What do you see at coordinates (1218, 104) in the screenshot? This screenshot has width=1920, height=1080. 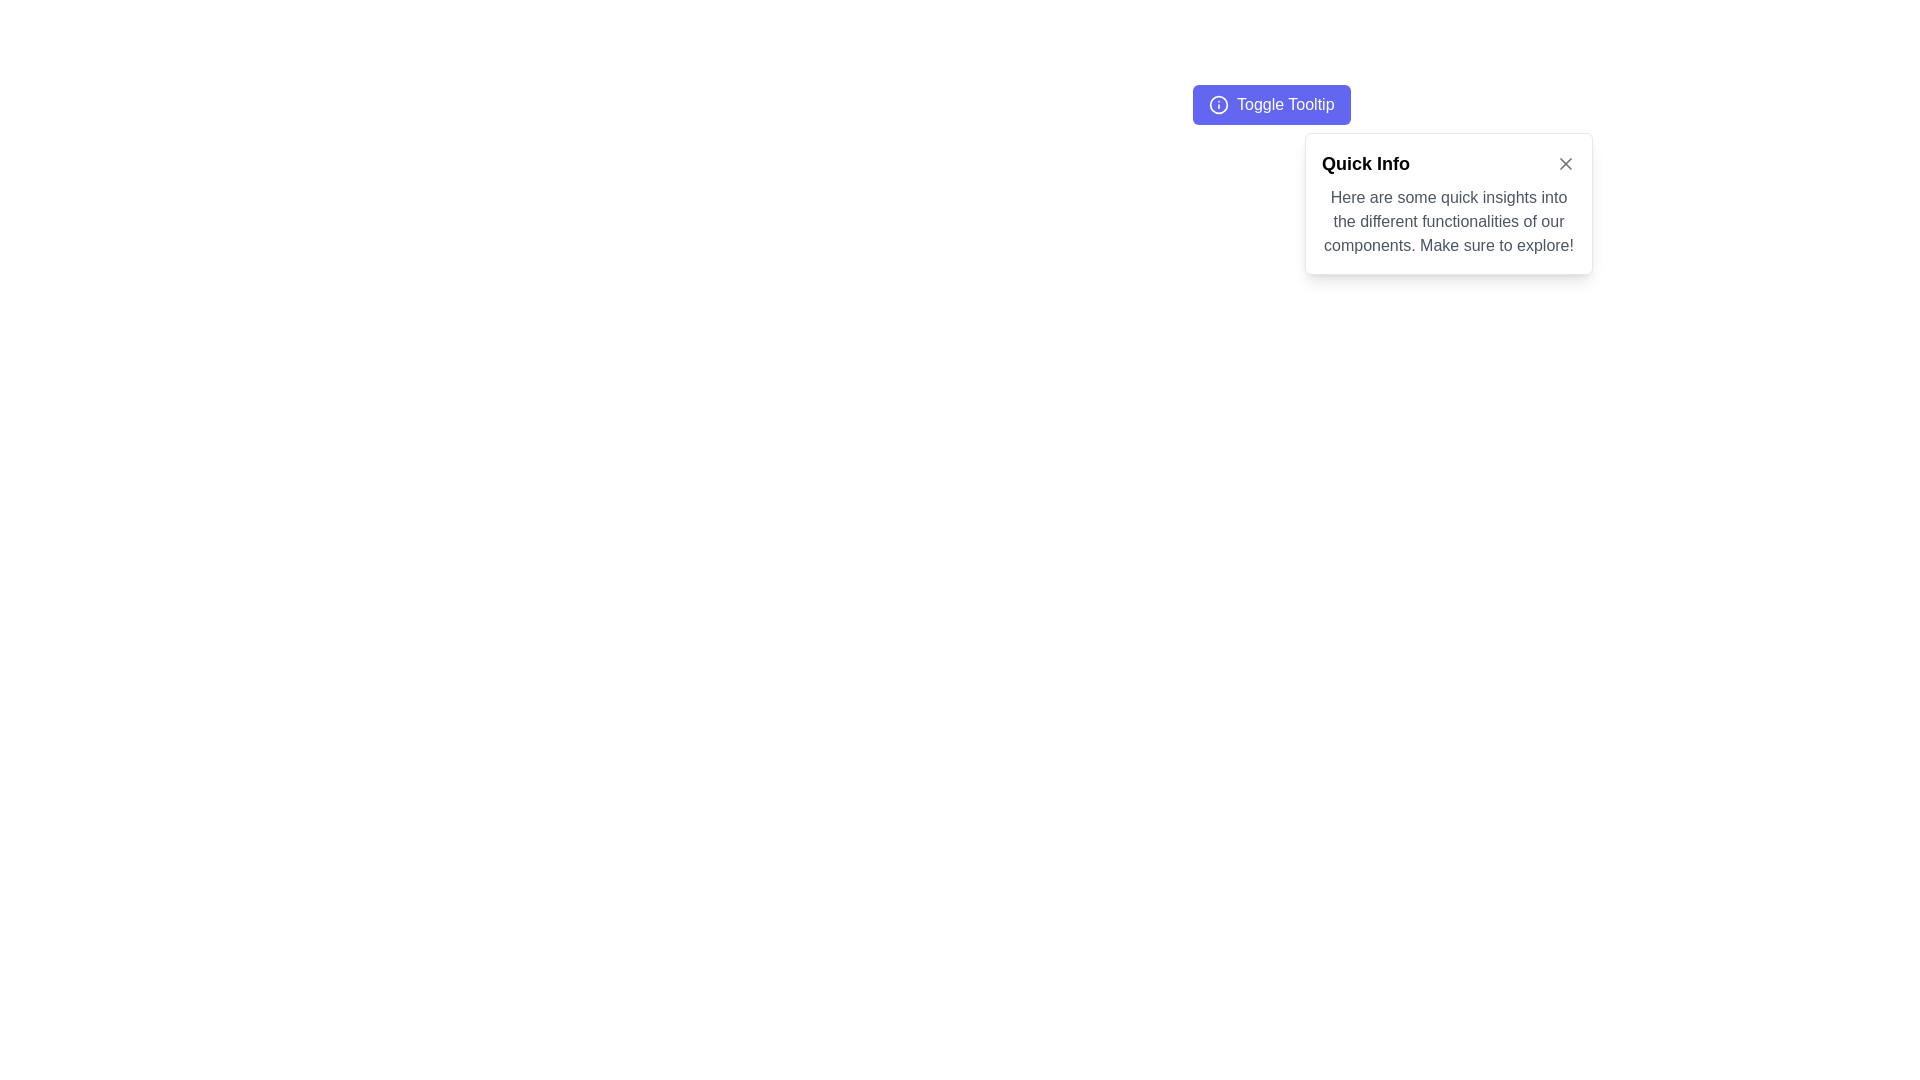 I see `the circular icon located to the left of the 'Toggle Tooltip' button` at bounding box center [1218, 104].